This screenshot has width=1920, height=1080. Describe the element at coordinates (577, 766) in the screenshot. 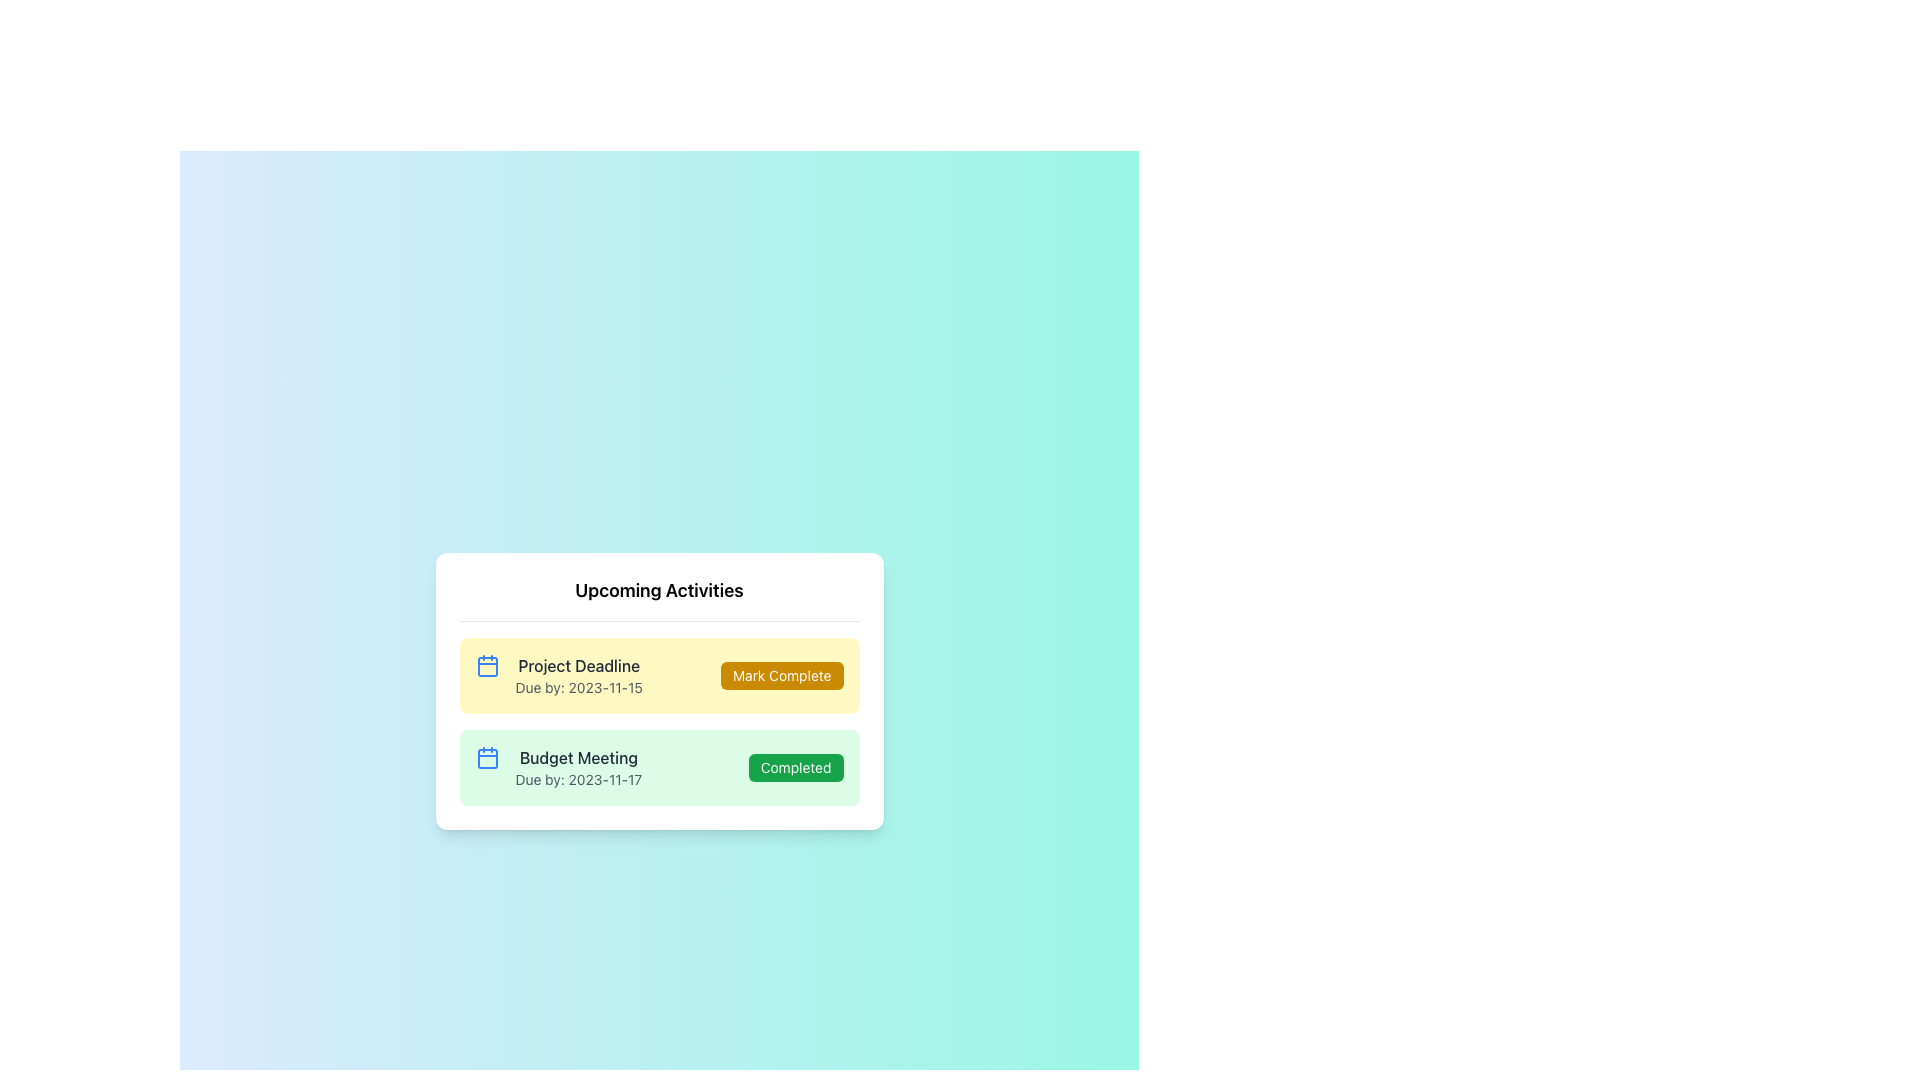

I see `the 'Budget Meeting' text block located in the second entry of the activity list within the 'Upcoming Activities' card` at that location.